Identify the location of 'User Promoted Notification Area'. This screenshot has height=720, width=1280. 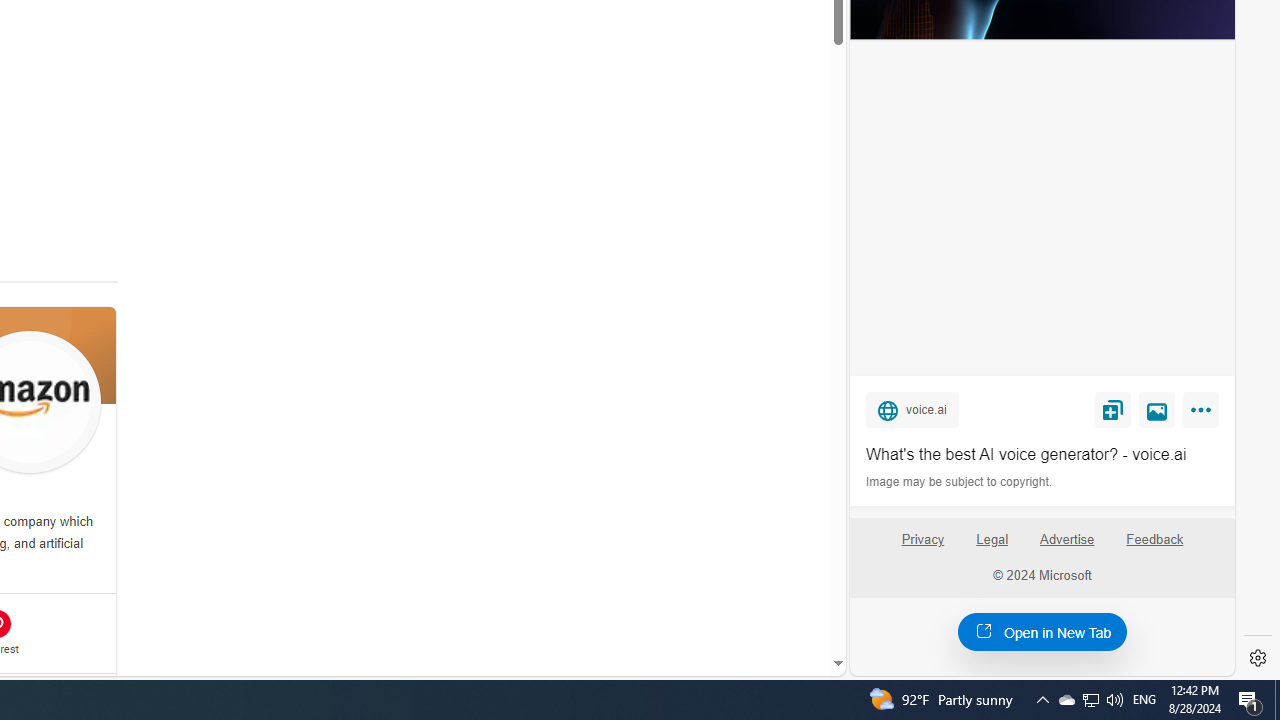
(1089, 698).